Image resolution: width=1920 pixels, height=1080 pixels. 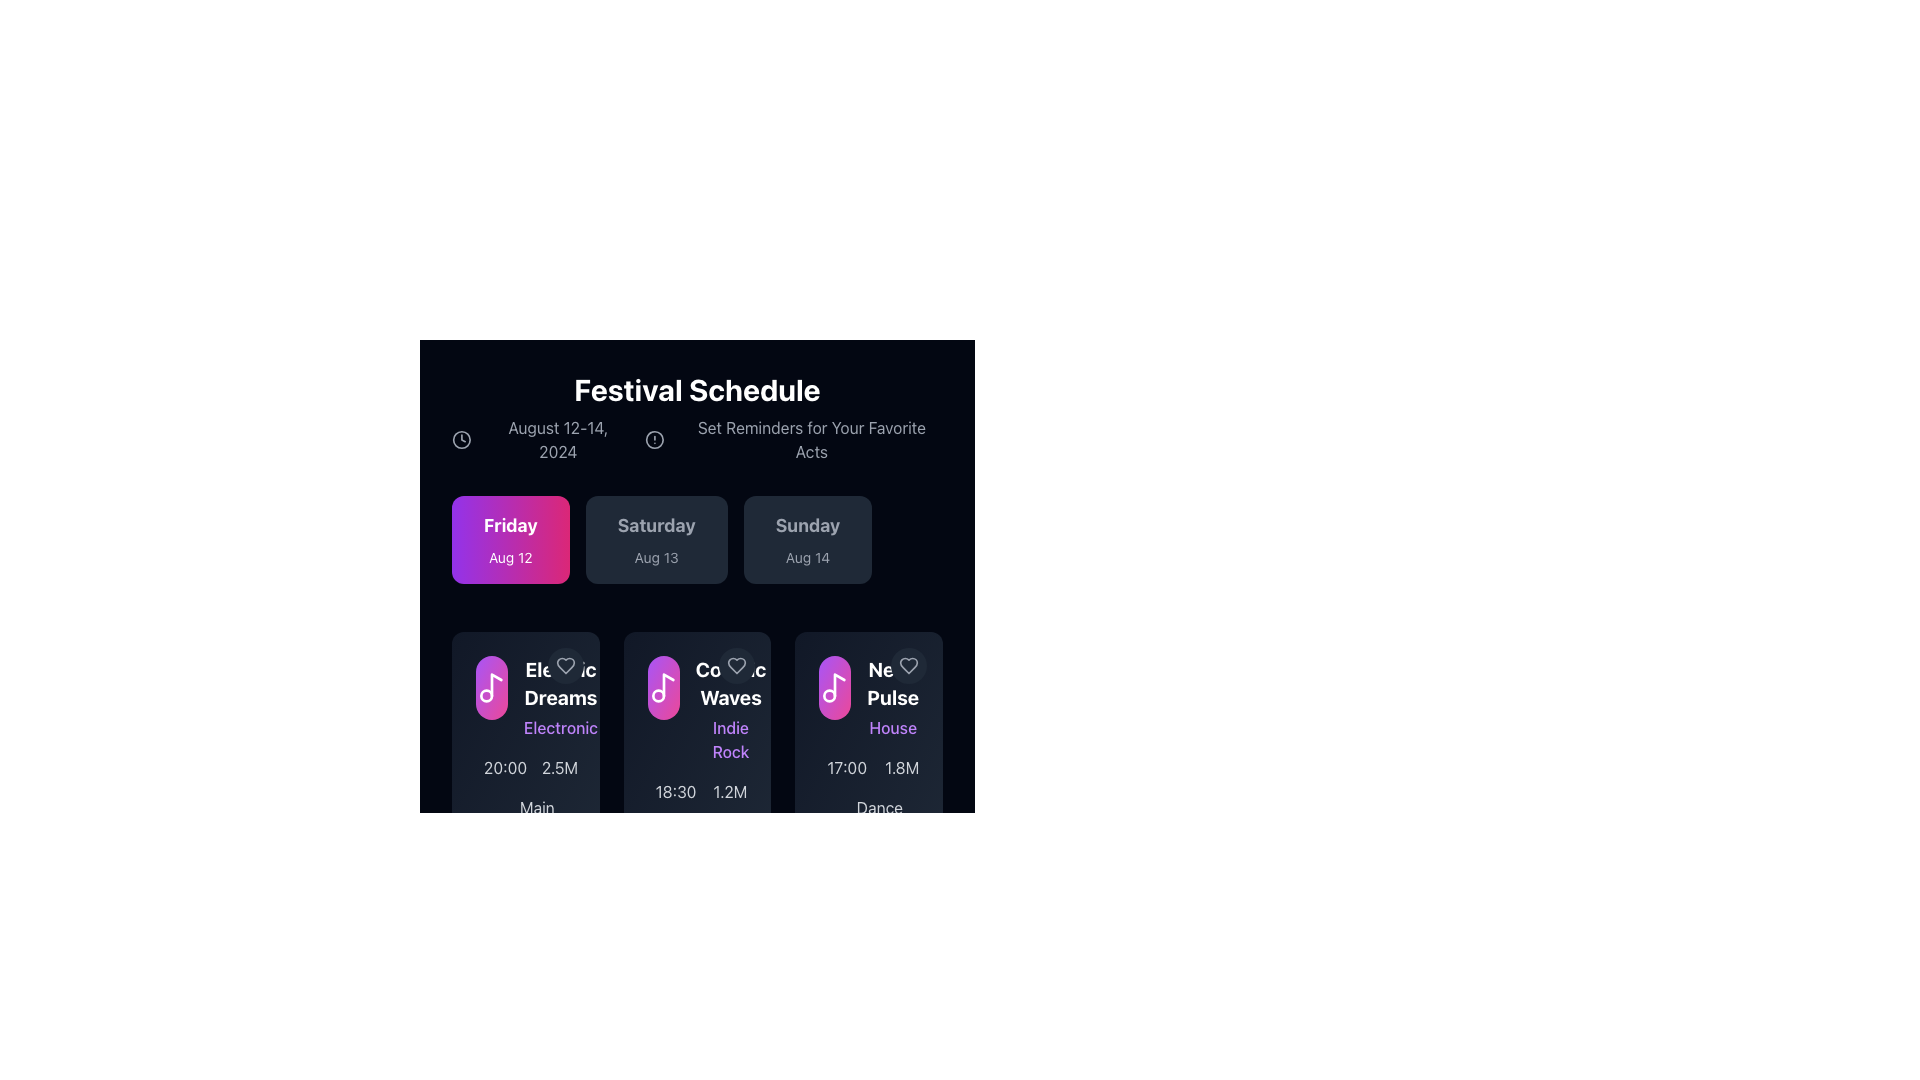 What do you see at coordinates (697, 564) in the screenshot?
I see `the specific date buttons within the Informational Content Block` at bounding box center [697, 564].